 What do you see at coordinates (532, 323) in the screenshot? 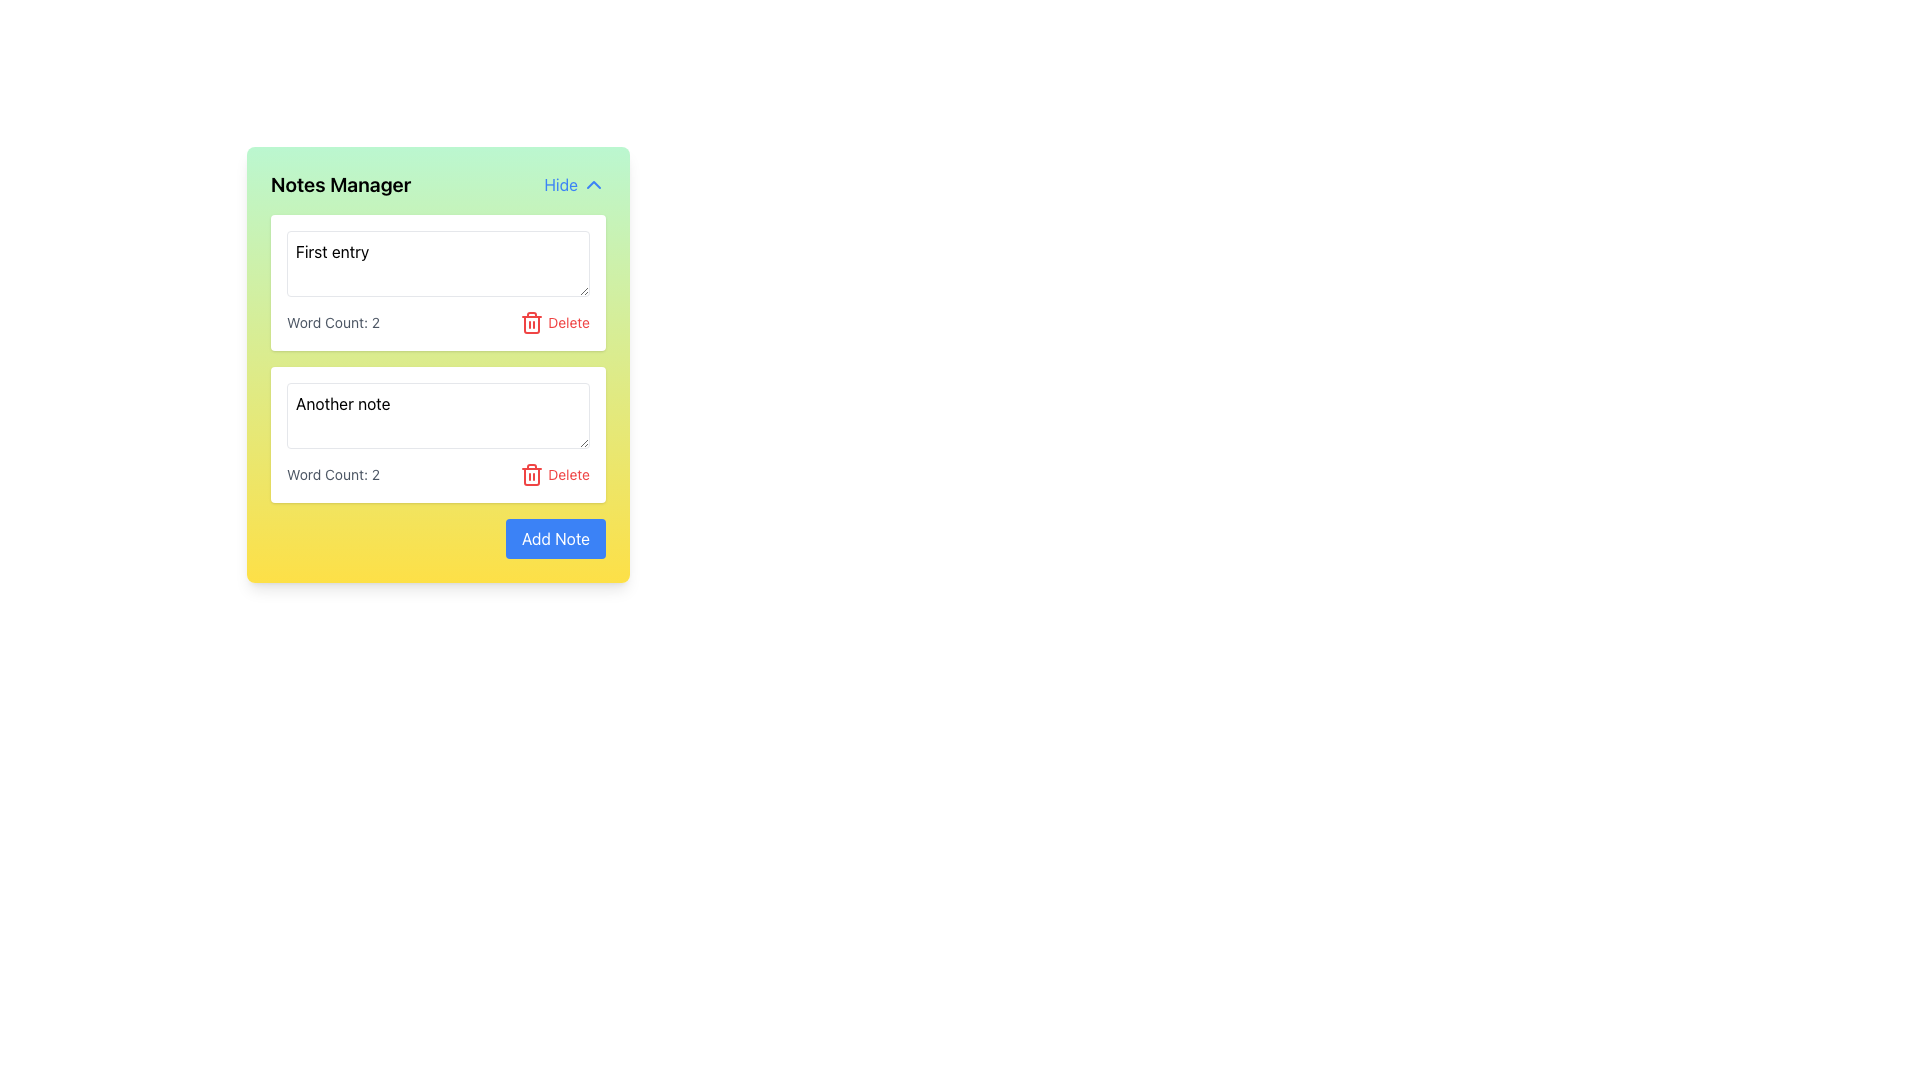
I see `the supporting graphic component located at the top-right corner of the trash can icon for the first note in the 'Notes Manager' interface` at bounding box center [532, 323].